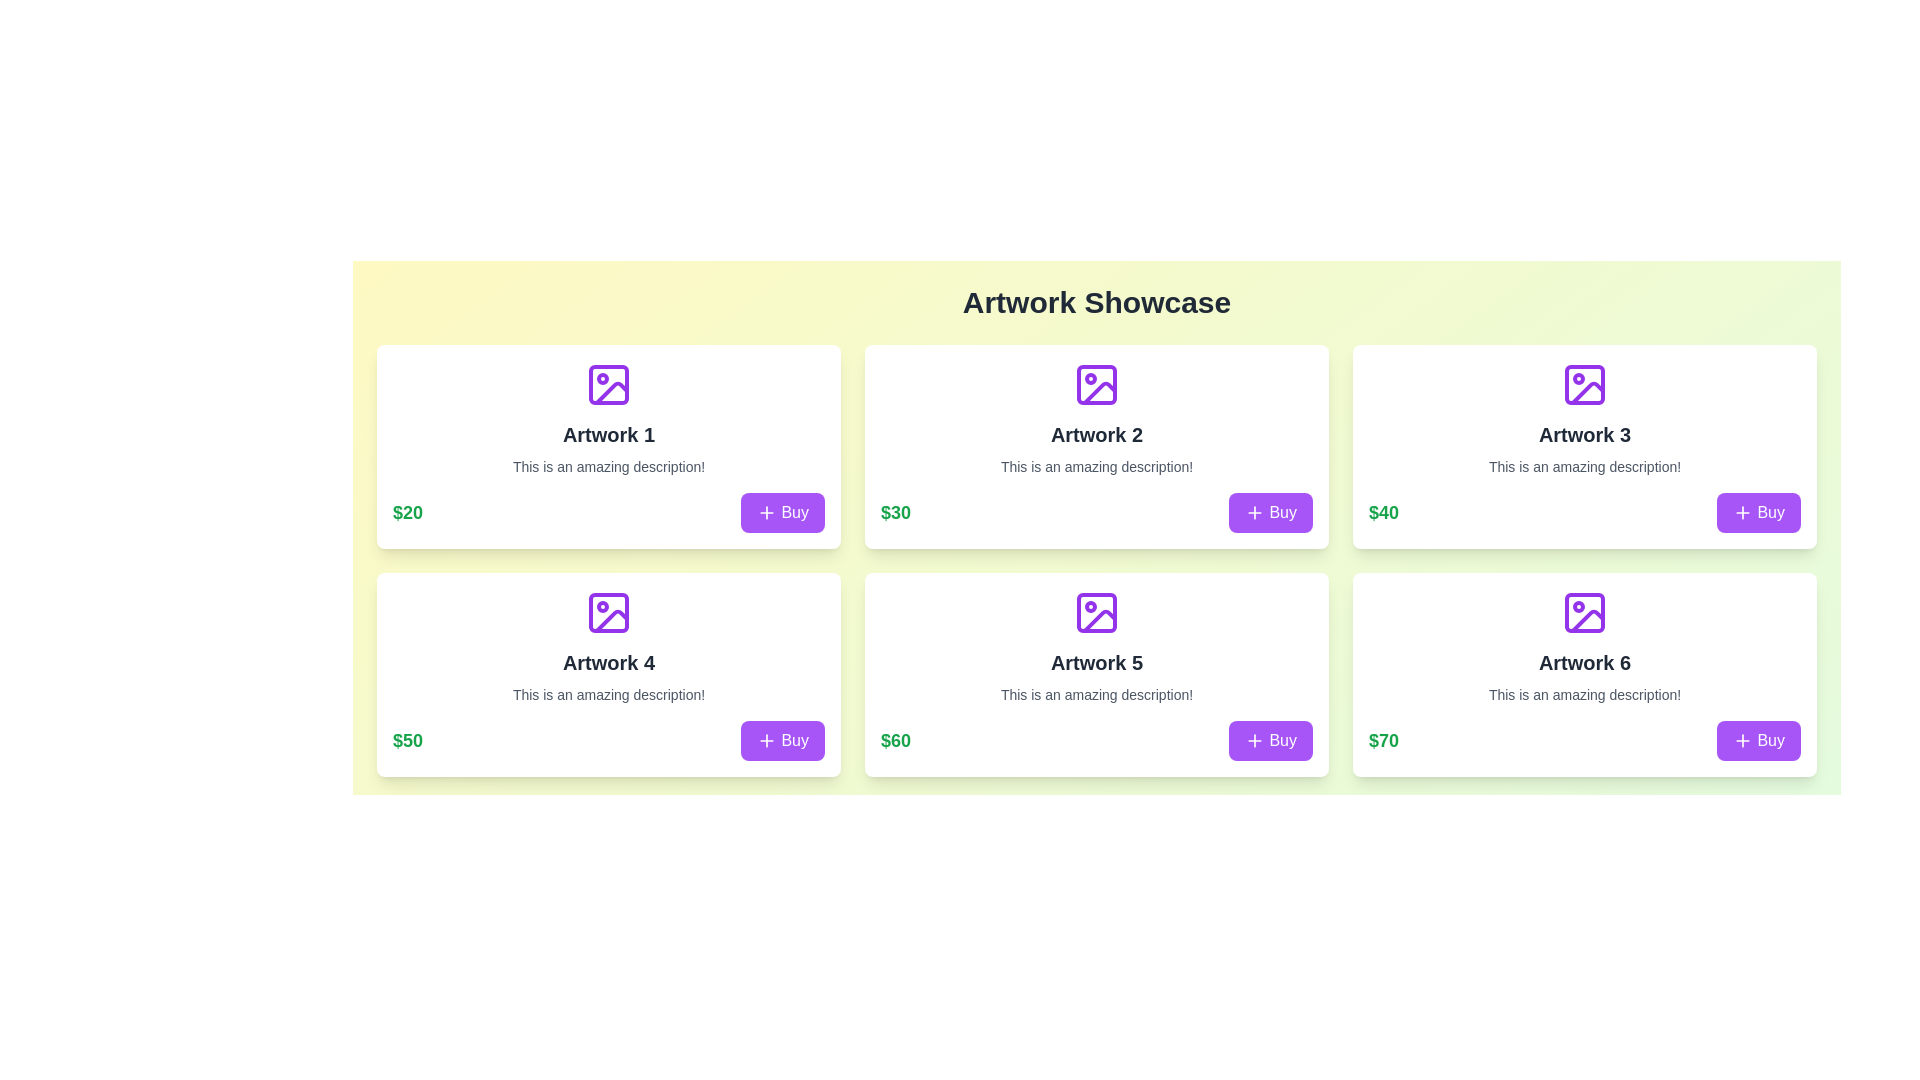 Image resolution: width=1920 pixels, height=1080 pixels. Describe the element at coordinates (1771, 512) in the screenshot. I see `the 'Buy' text label located inside the purple button at the bottom-right corner of the 'Artwork 3' tile` at that location.